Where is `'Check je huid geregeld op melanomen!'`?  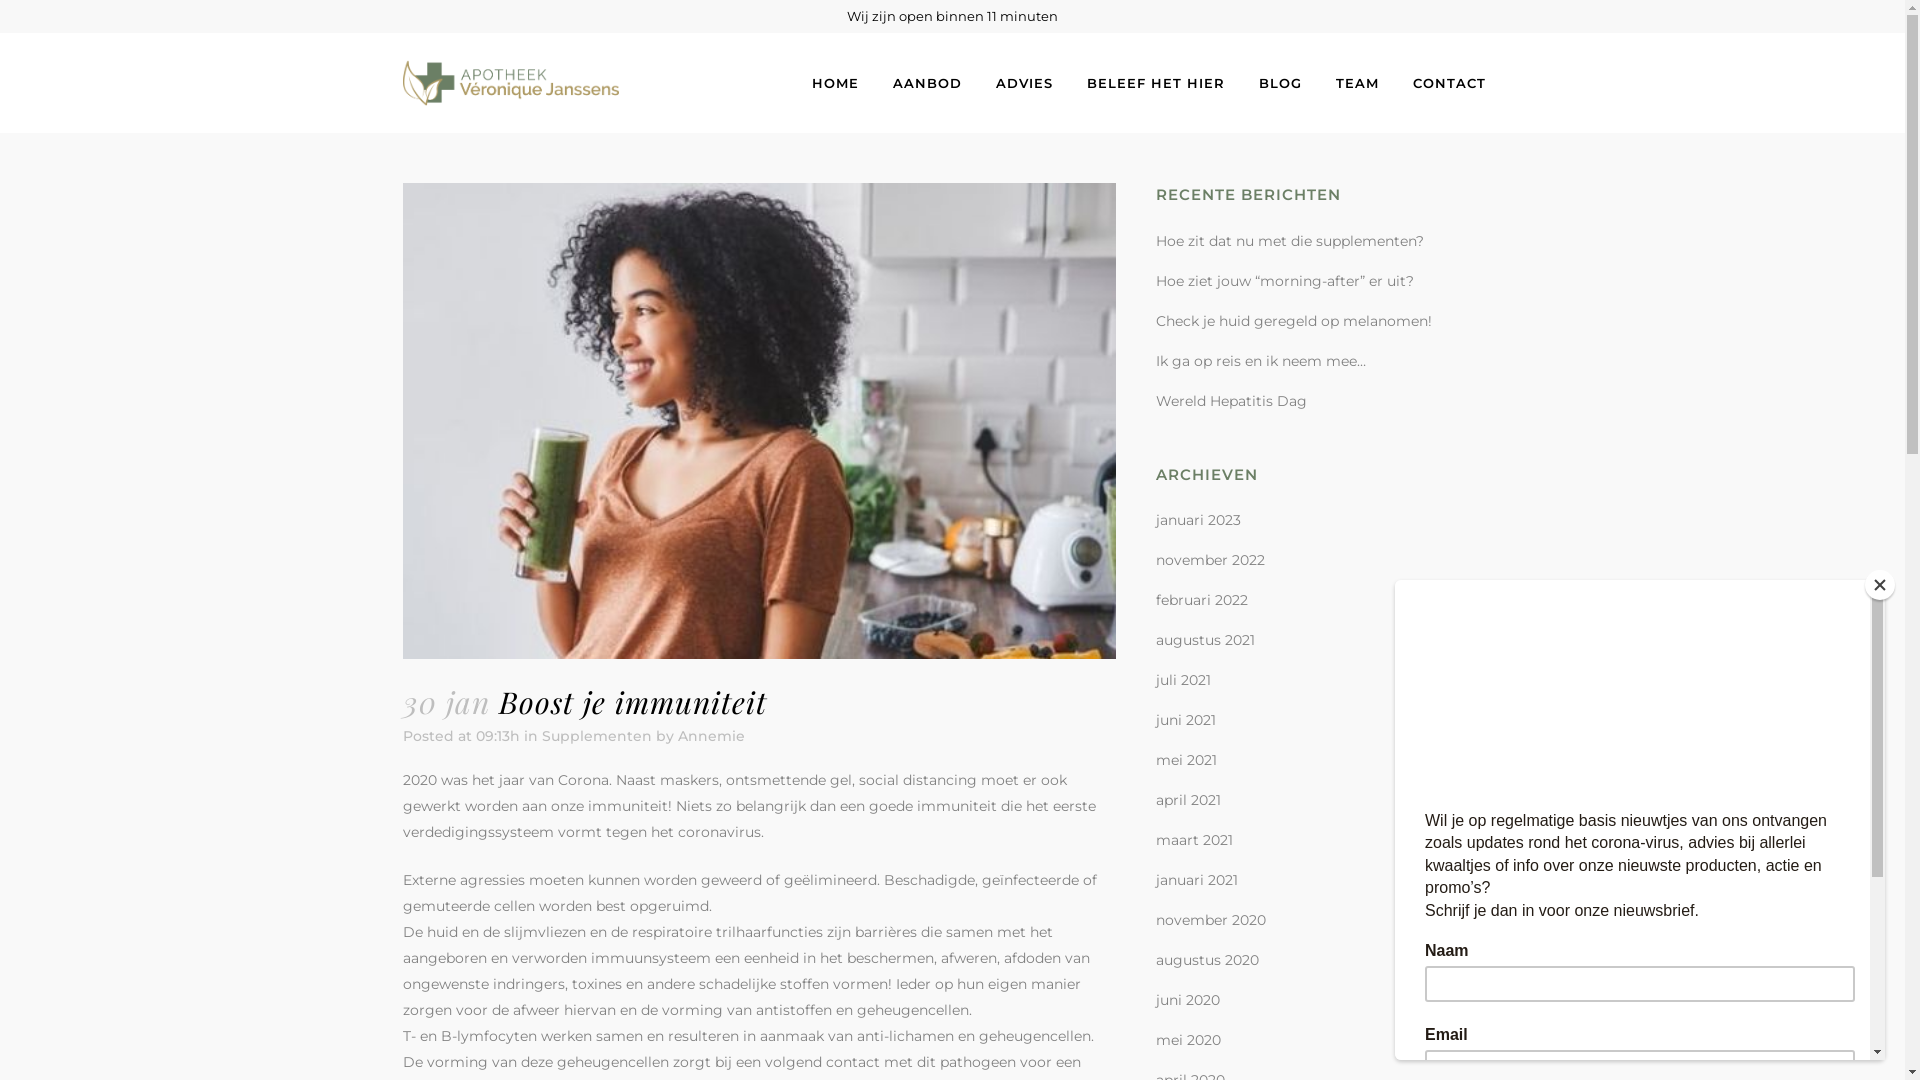
'Check je huid geregeld op melanomen!' is located at coordinates (1156, 319).